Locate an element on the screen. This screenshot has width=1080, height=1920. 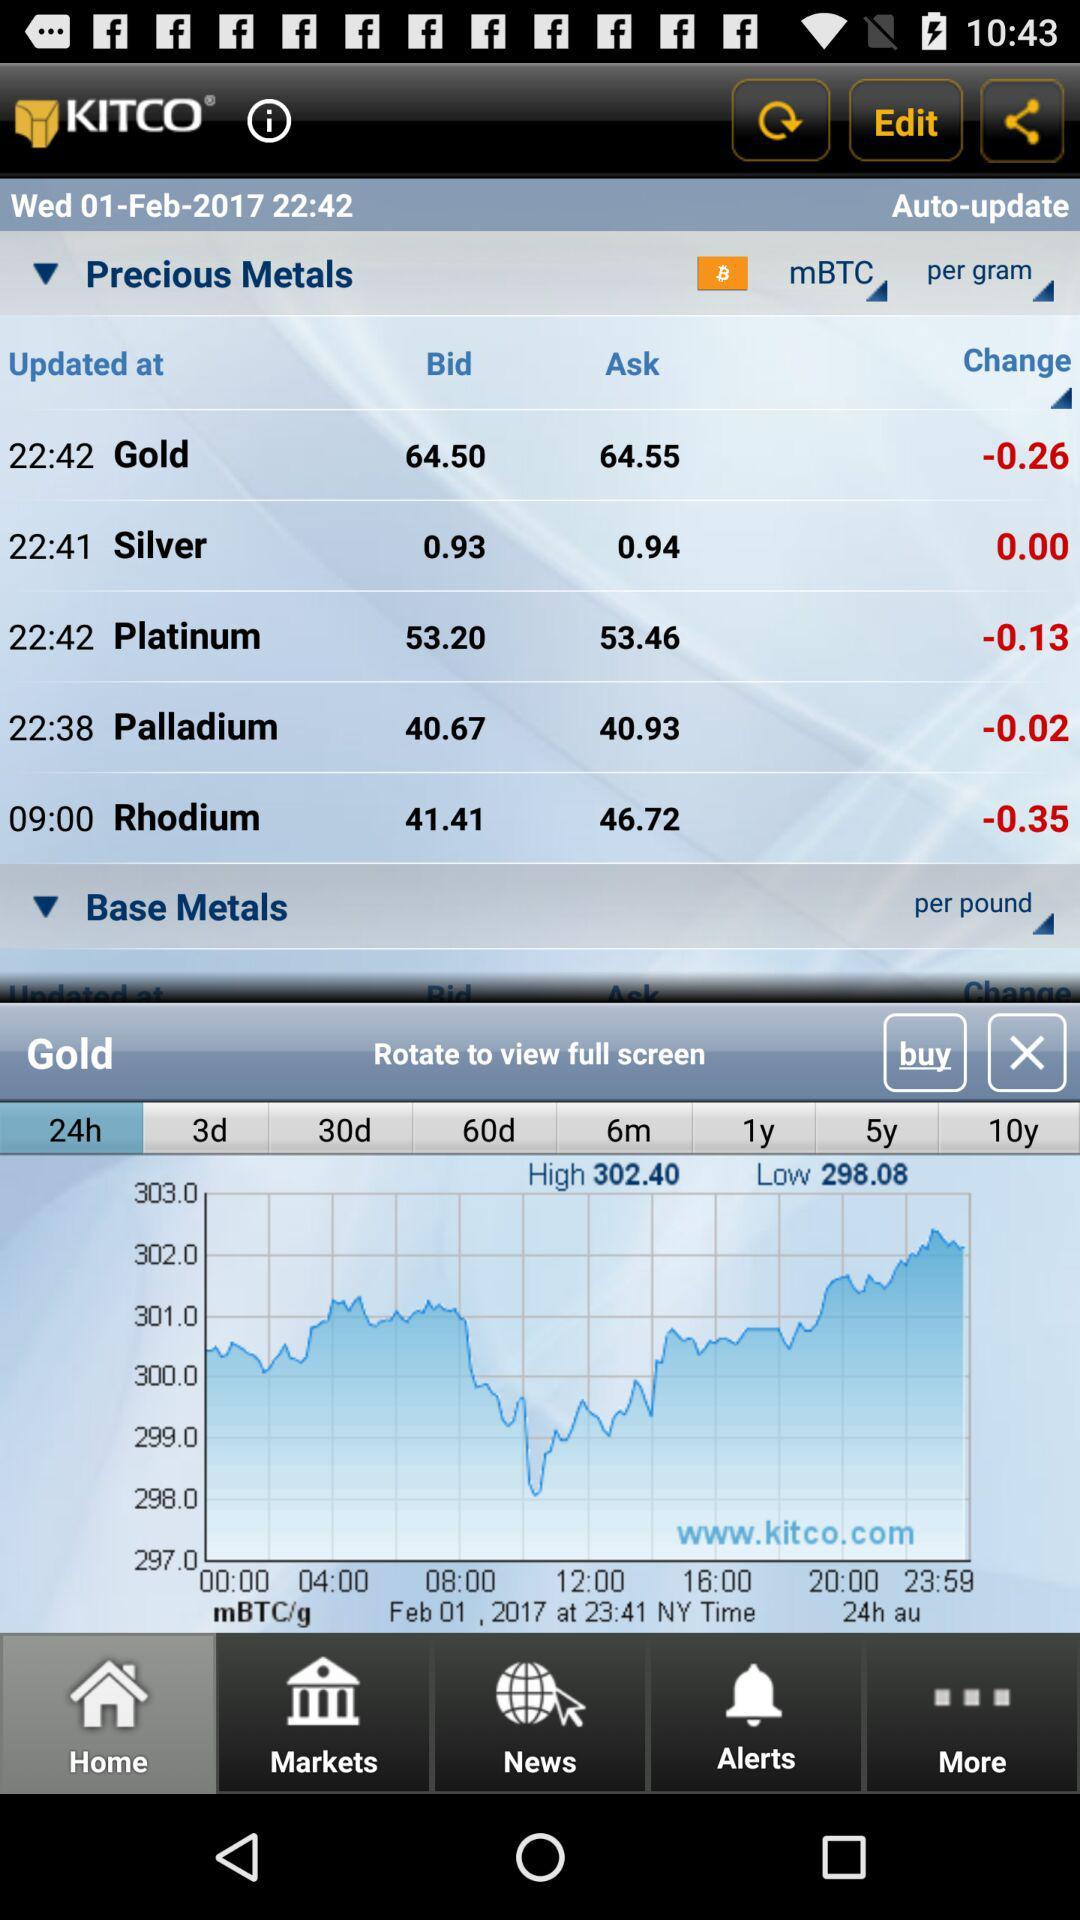
30d icon is located at coordinates (340, 1129).